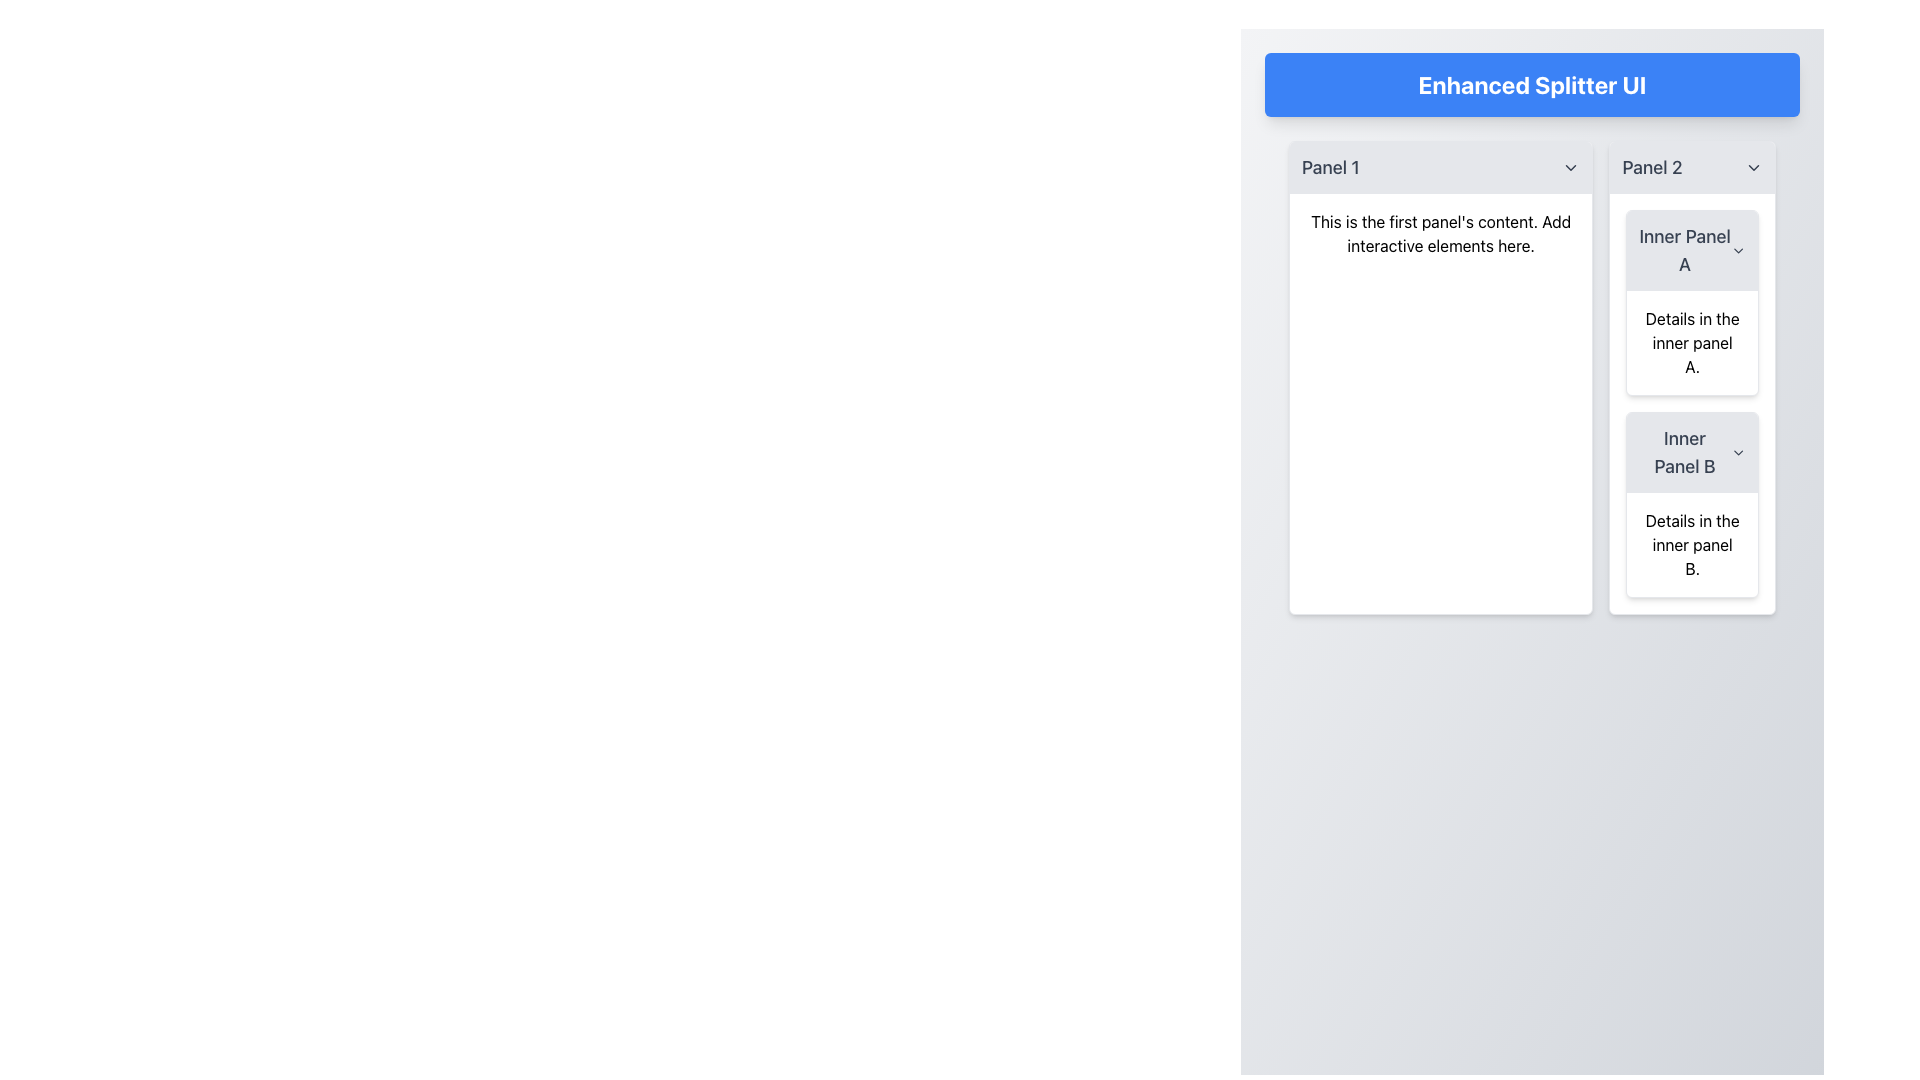 Image resolution: width=1920 pixels, height=1080 pixels. What do you see at coordinates (1737, 452) in the screenshot?
I see `the downward-facing chevron icon located to the right of the text 'Inner Panel B' in 'Panel 2'` at bounding box center [1737, 452].